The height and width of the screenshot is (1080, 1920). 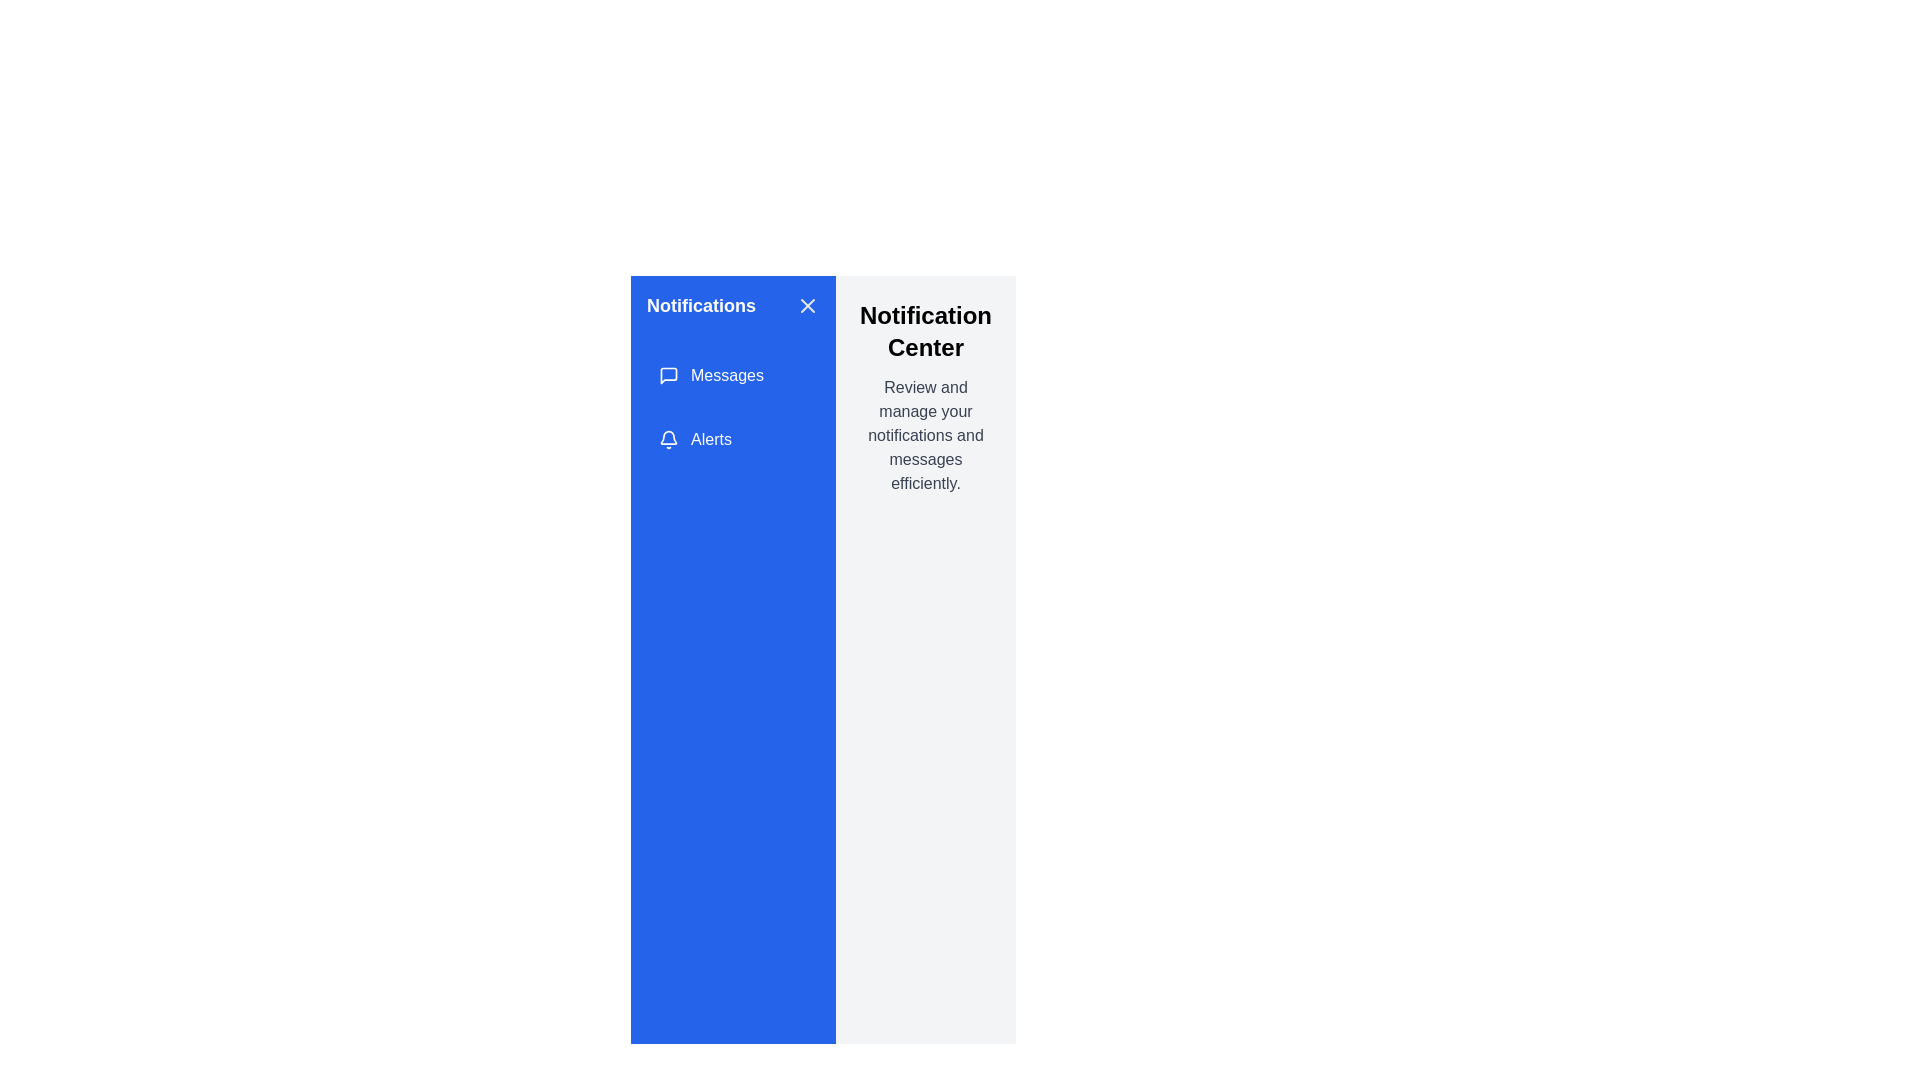 I want to click on the 'Alerts' text label displayed in white against a blue background, which is positioned next to a notification bell icon in the sidebar, so click(x=711, y=438).